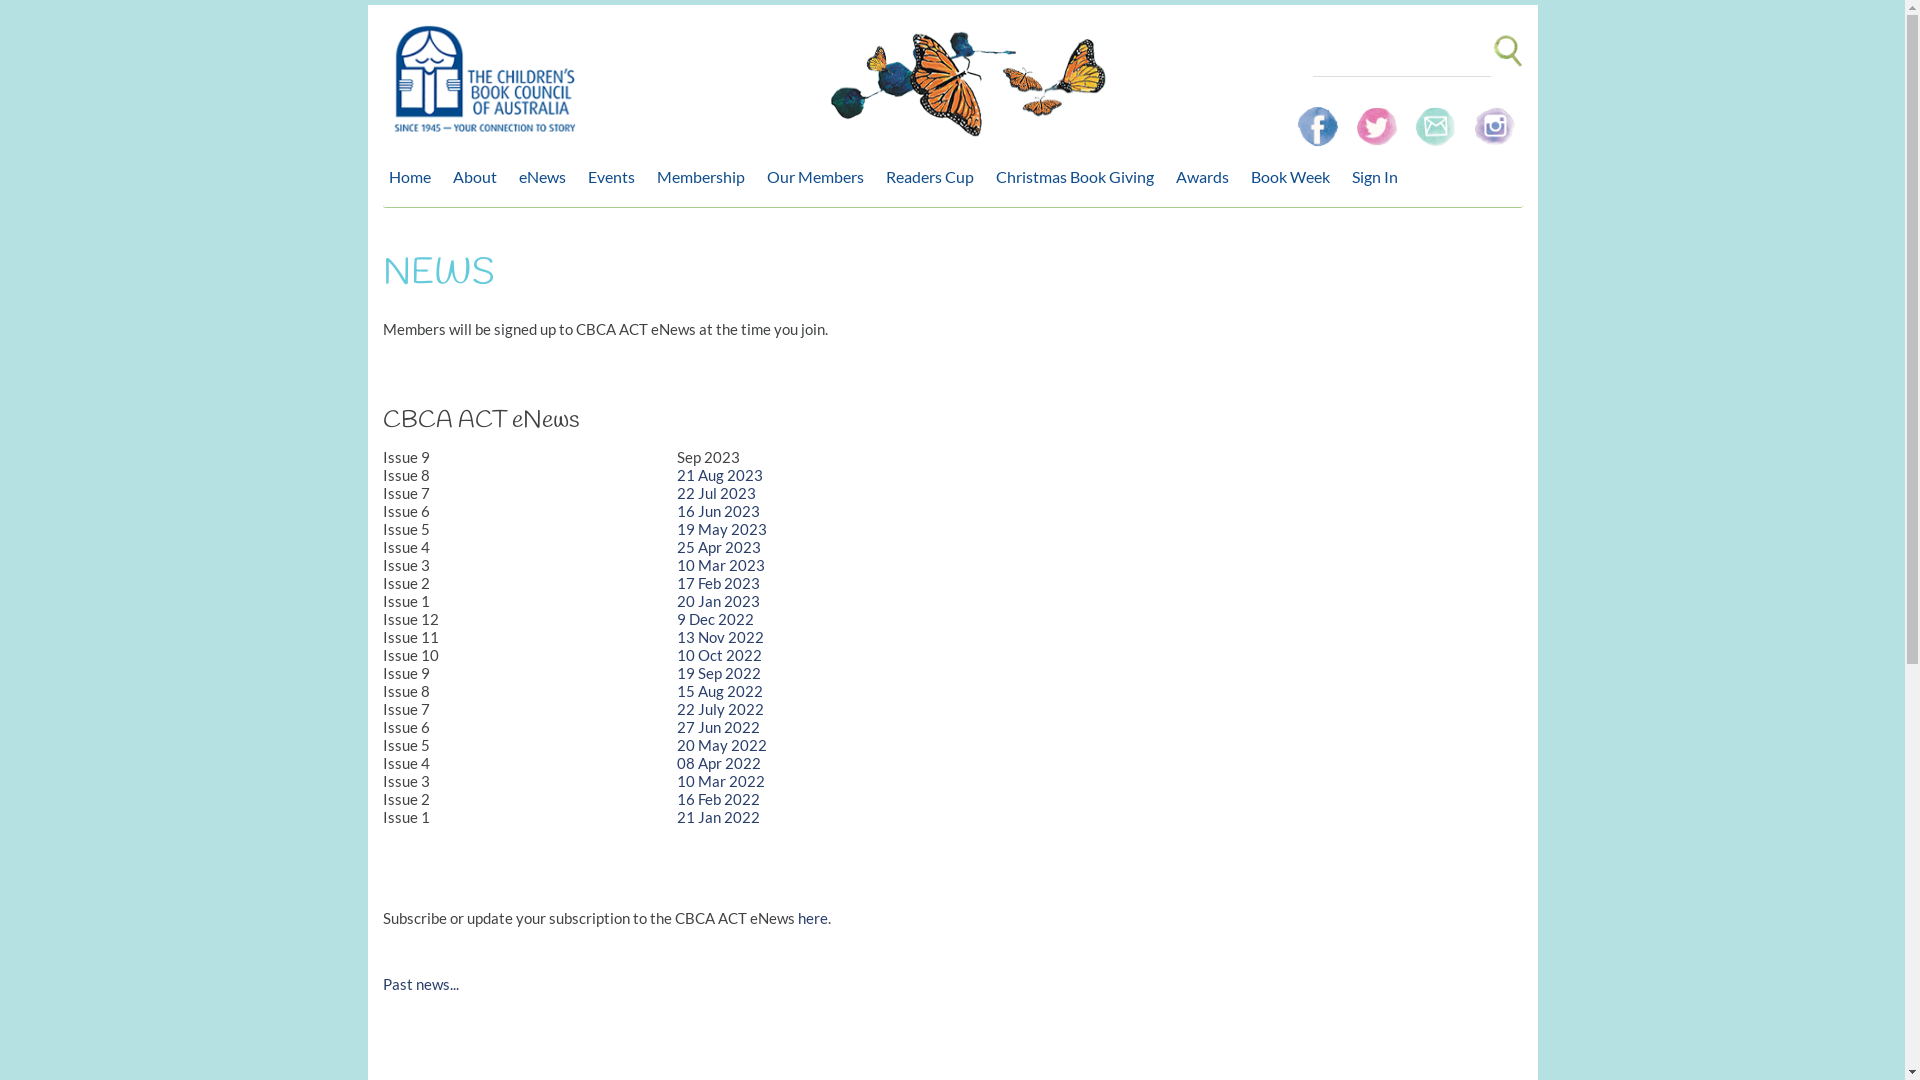 This screenshot has width=1920, height=1080. I want to click on 'here', so click(812, 918).